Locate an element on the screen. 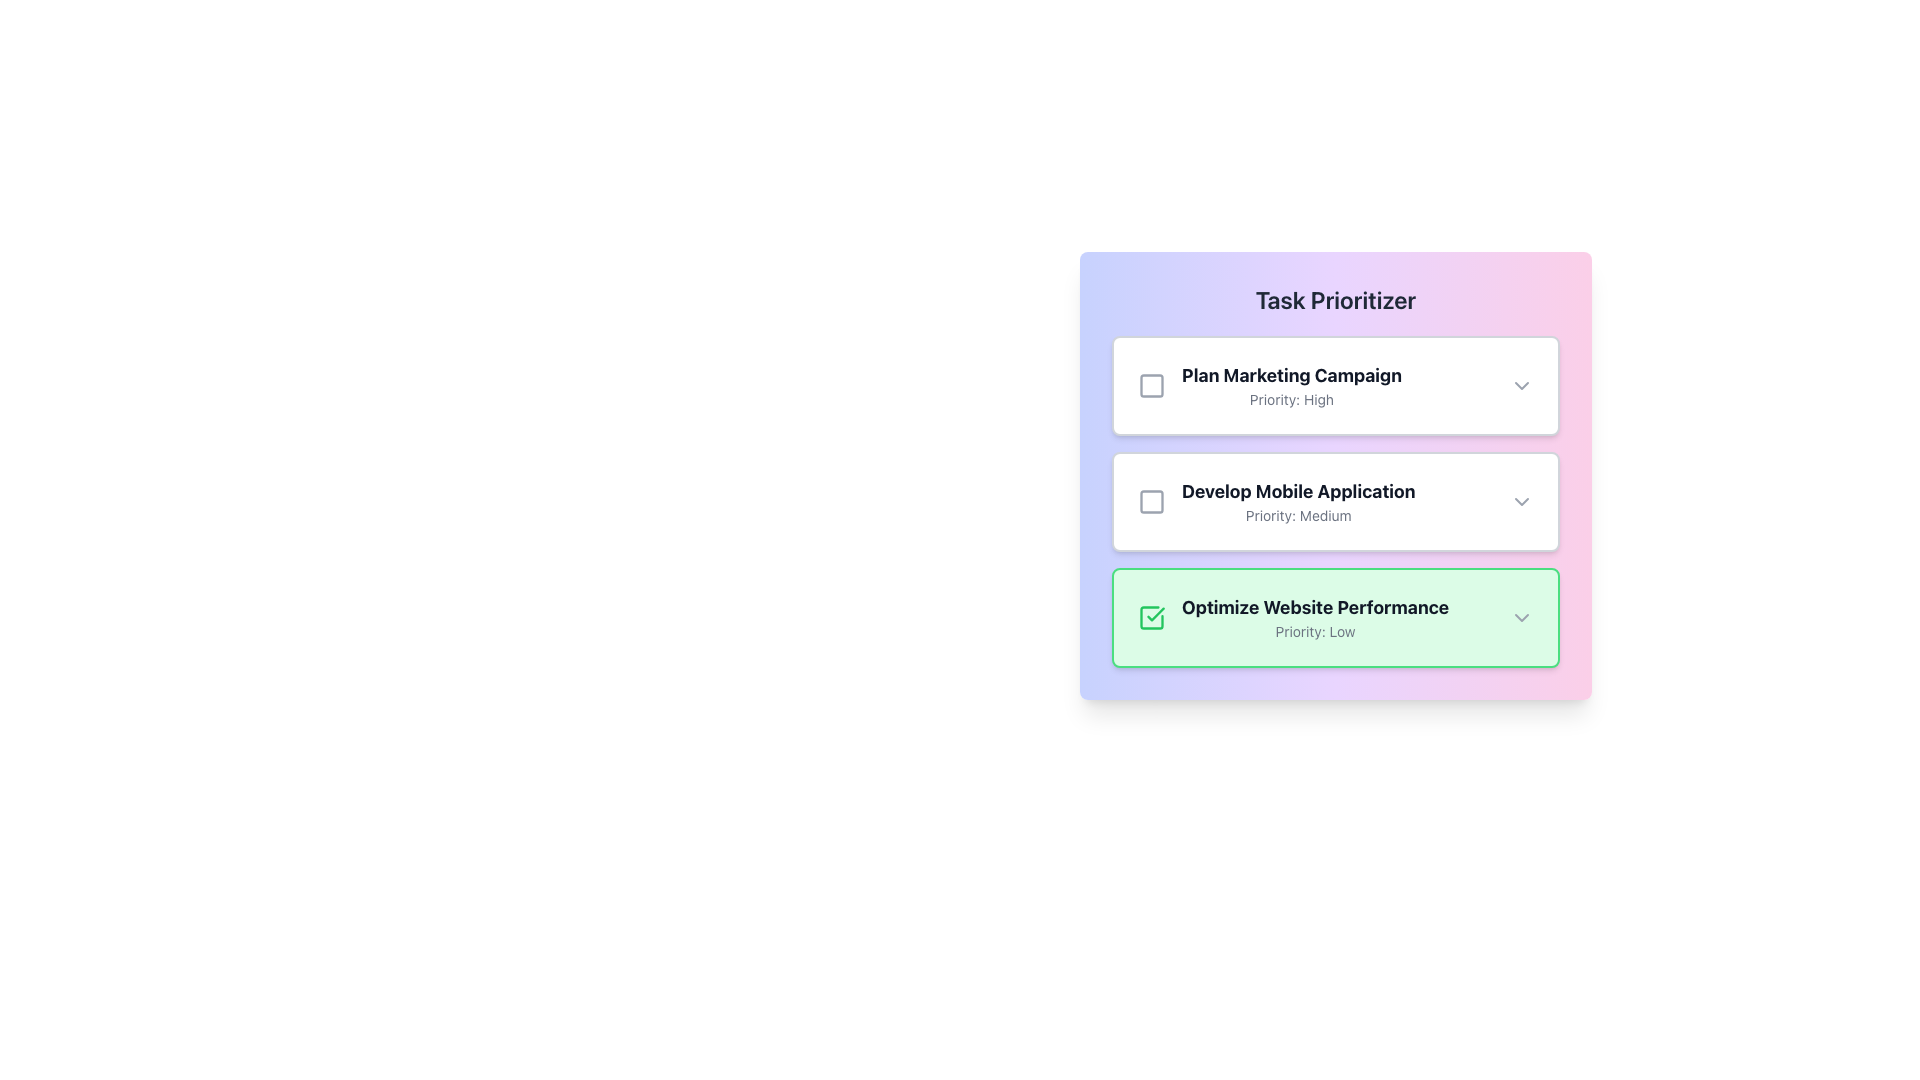 The width and height of the screenshot is (1920, 1080). the static text label displaying 'Priority: Low' that is located below the main title 'Optimize Website Performance' in the green-highlighted section is located at coordinates (1315, 632).